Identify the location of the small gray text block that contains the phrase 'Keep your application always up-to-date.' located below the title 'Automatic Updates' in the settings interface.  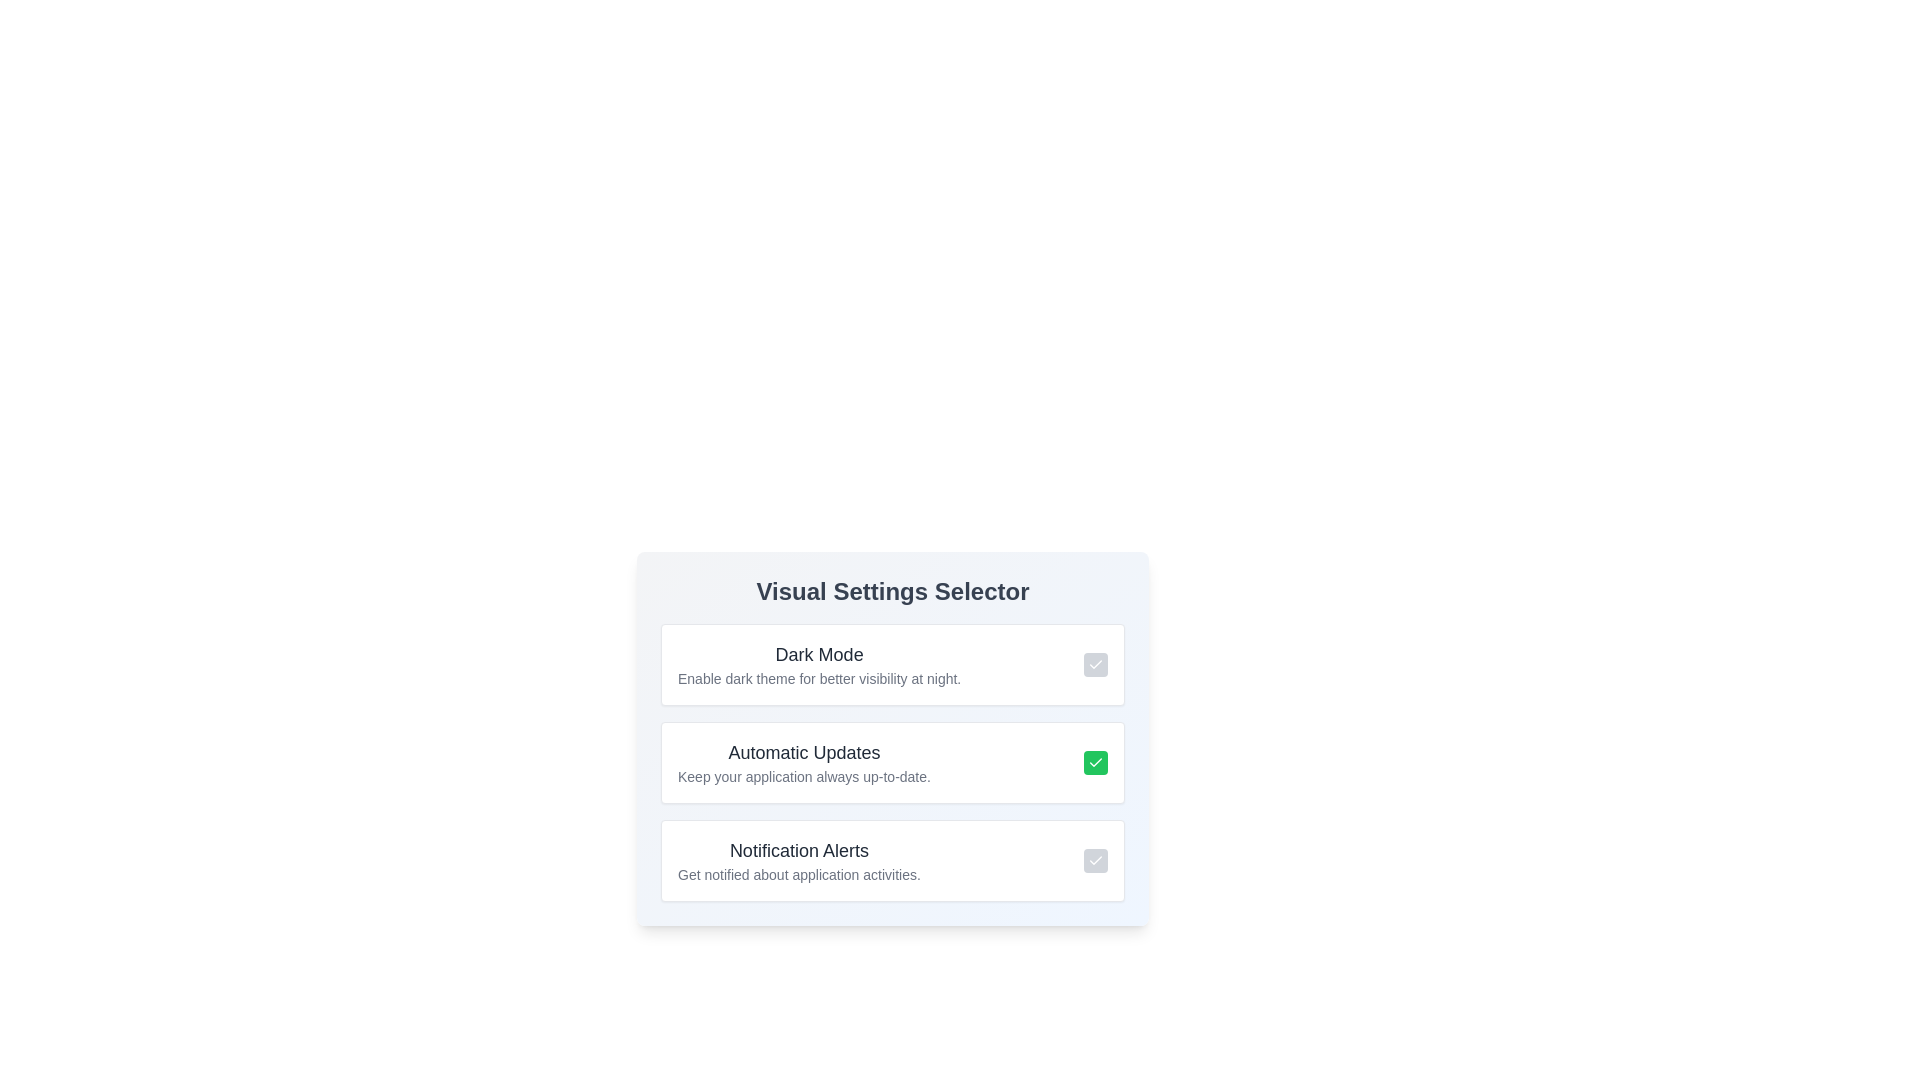
(804, 775).